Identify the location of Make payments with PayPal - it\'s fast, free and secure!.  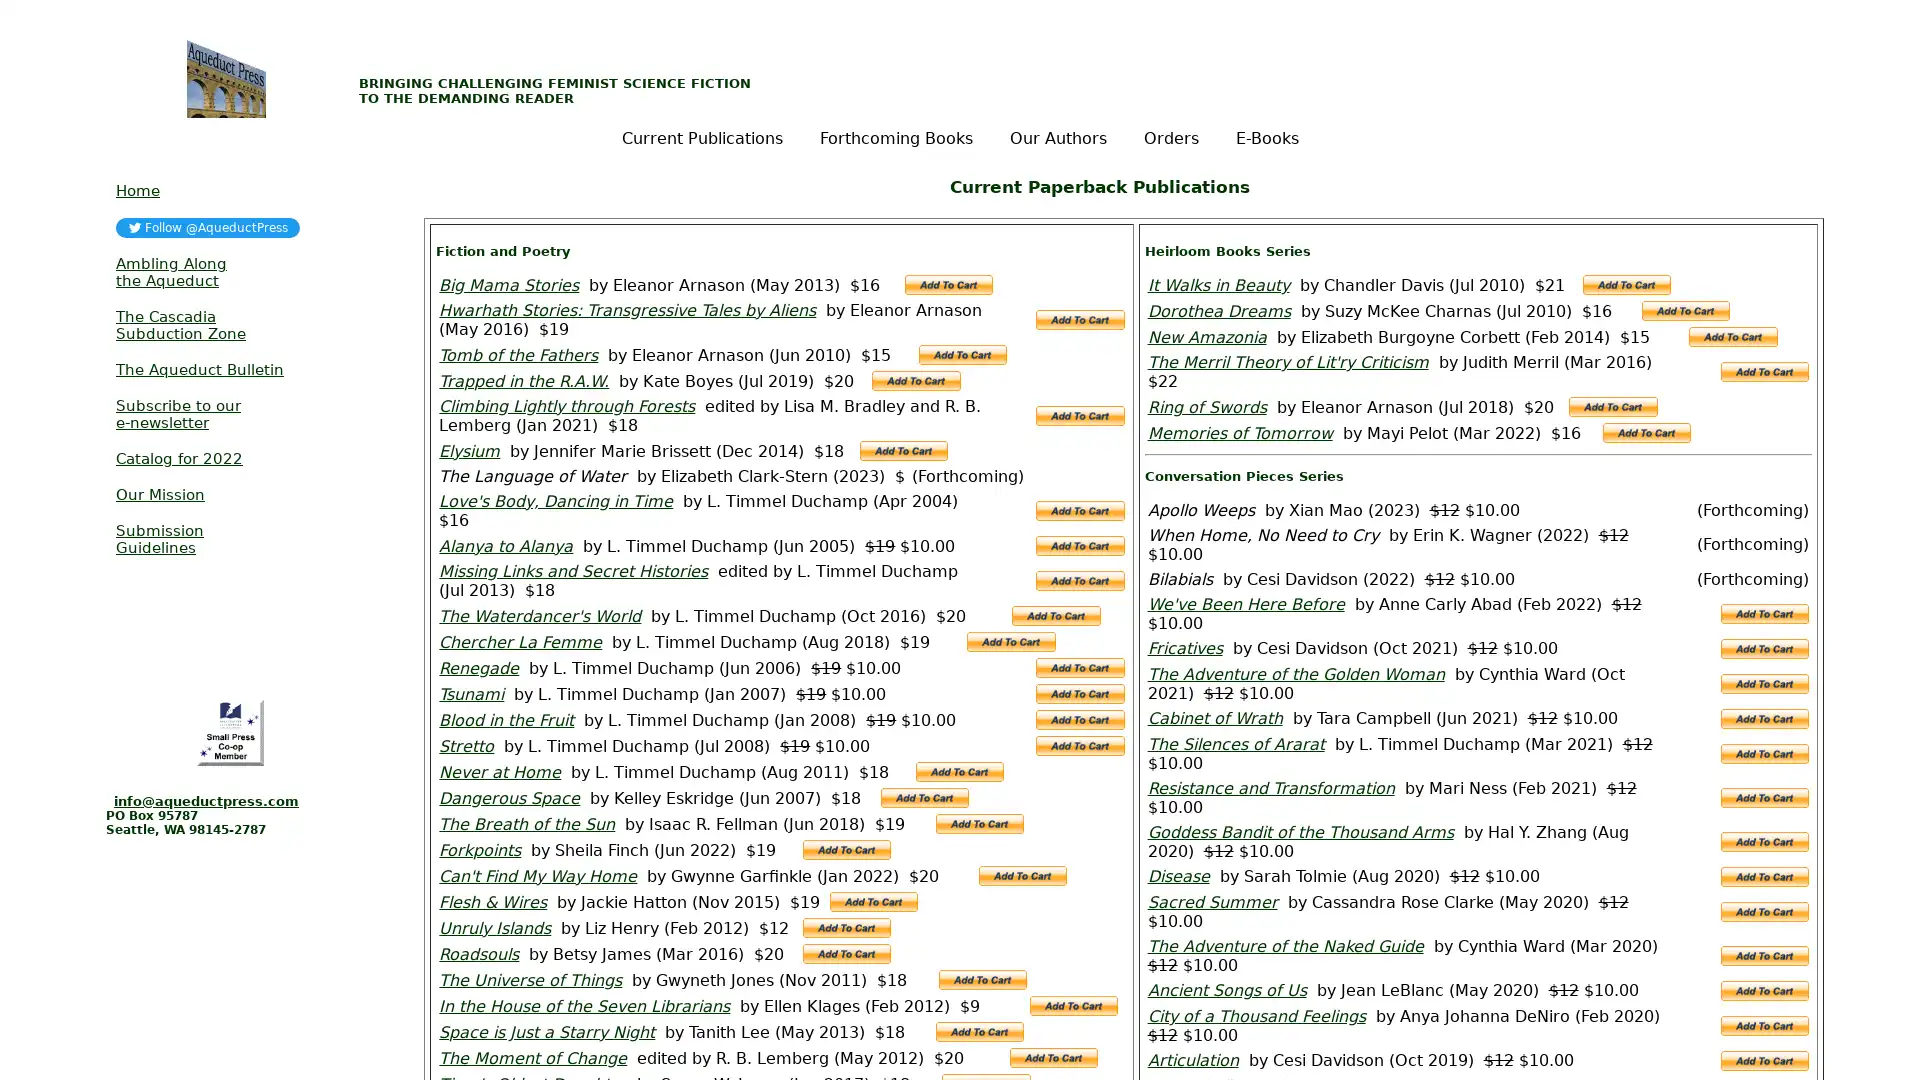
(1764, 990).